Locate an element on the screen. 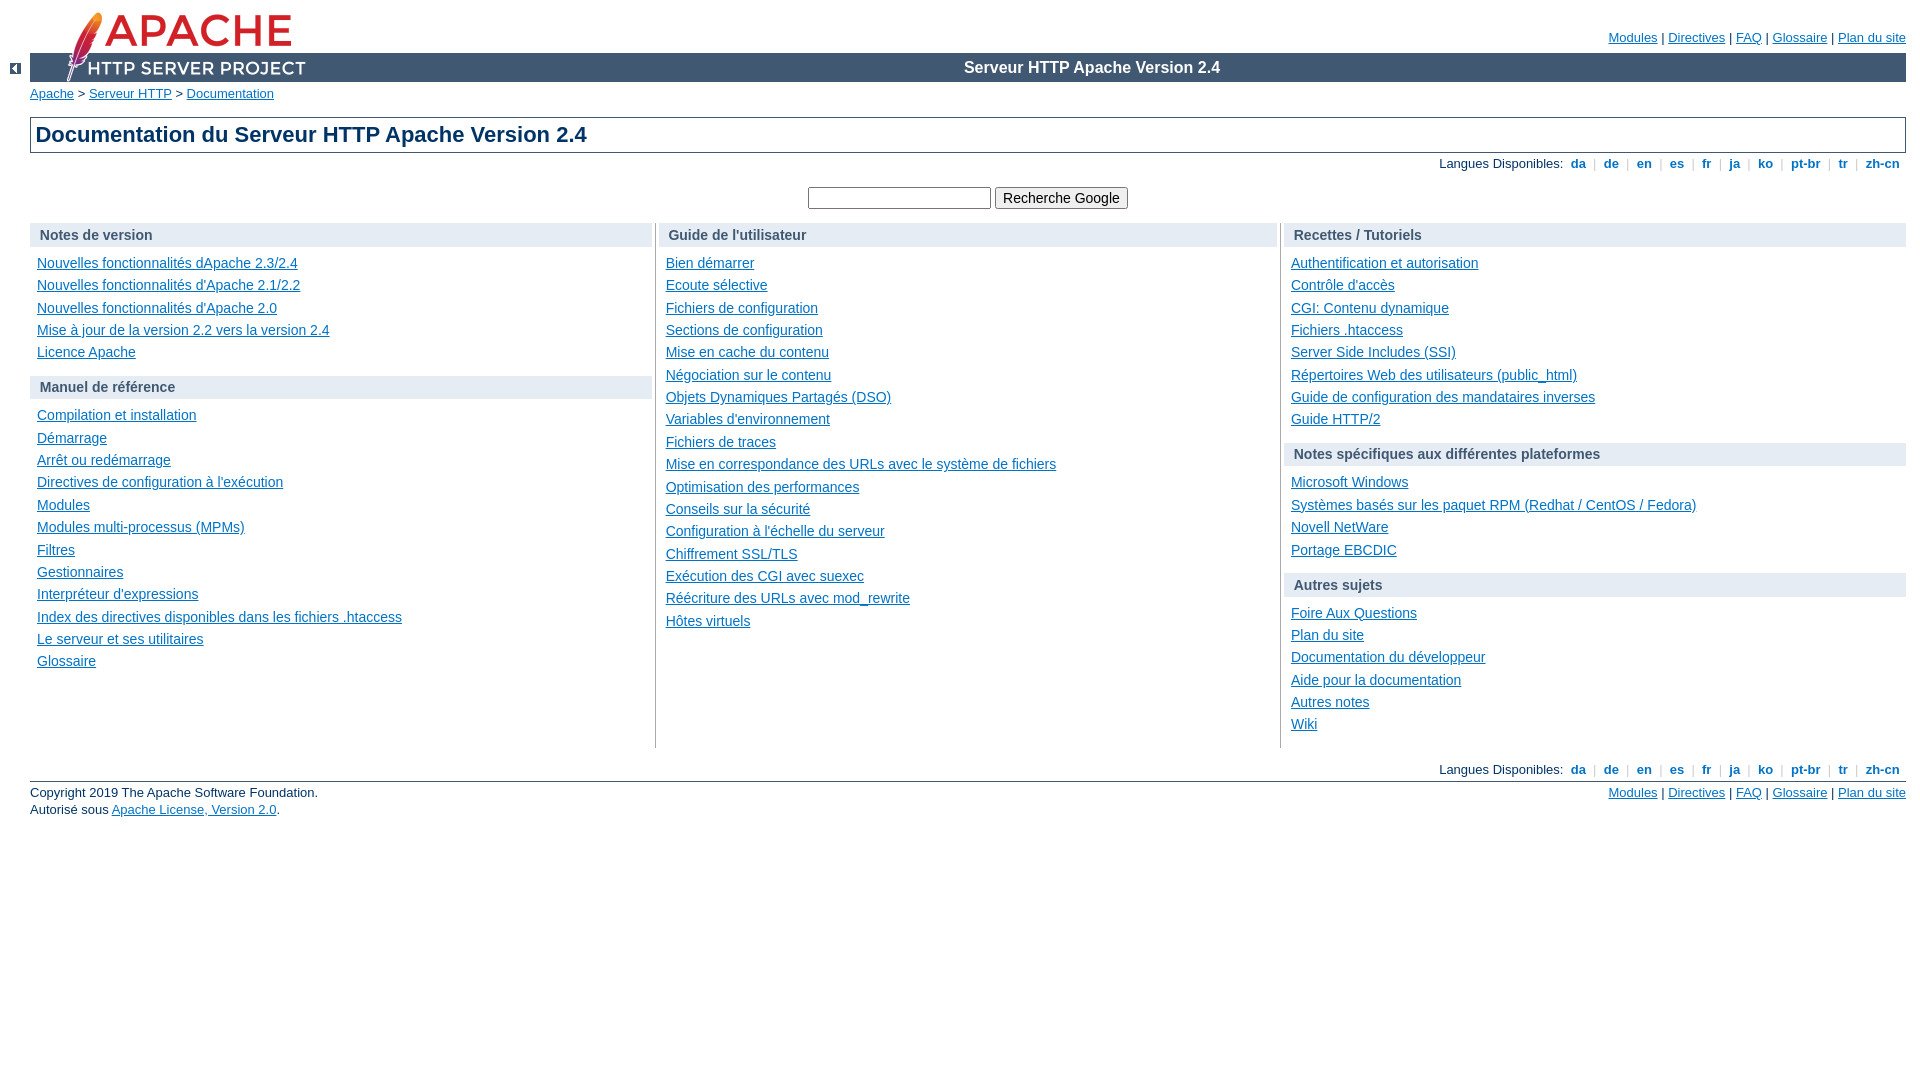  'Autres sujets' is located at coordinates (1294, 585).